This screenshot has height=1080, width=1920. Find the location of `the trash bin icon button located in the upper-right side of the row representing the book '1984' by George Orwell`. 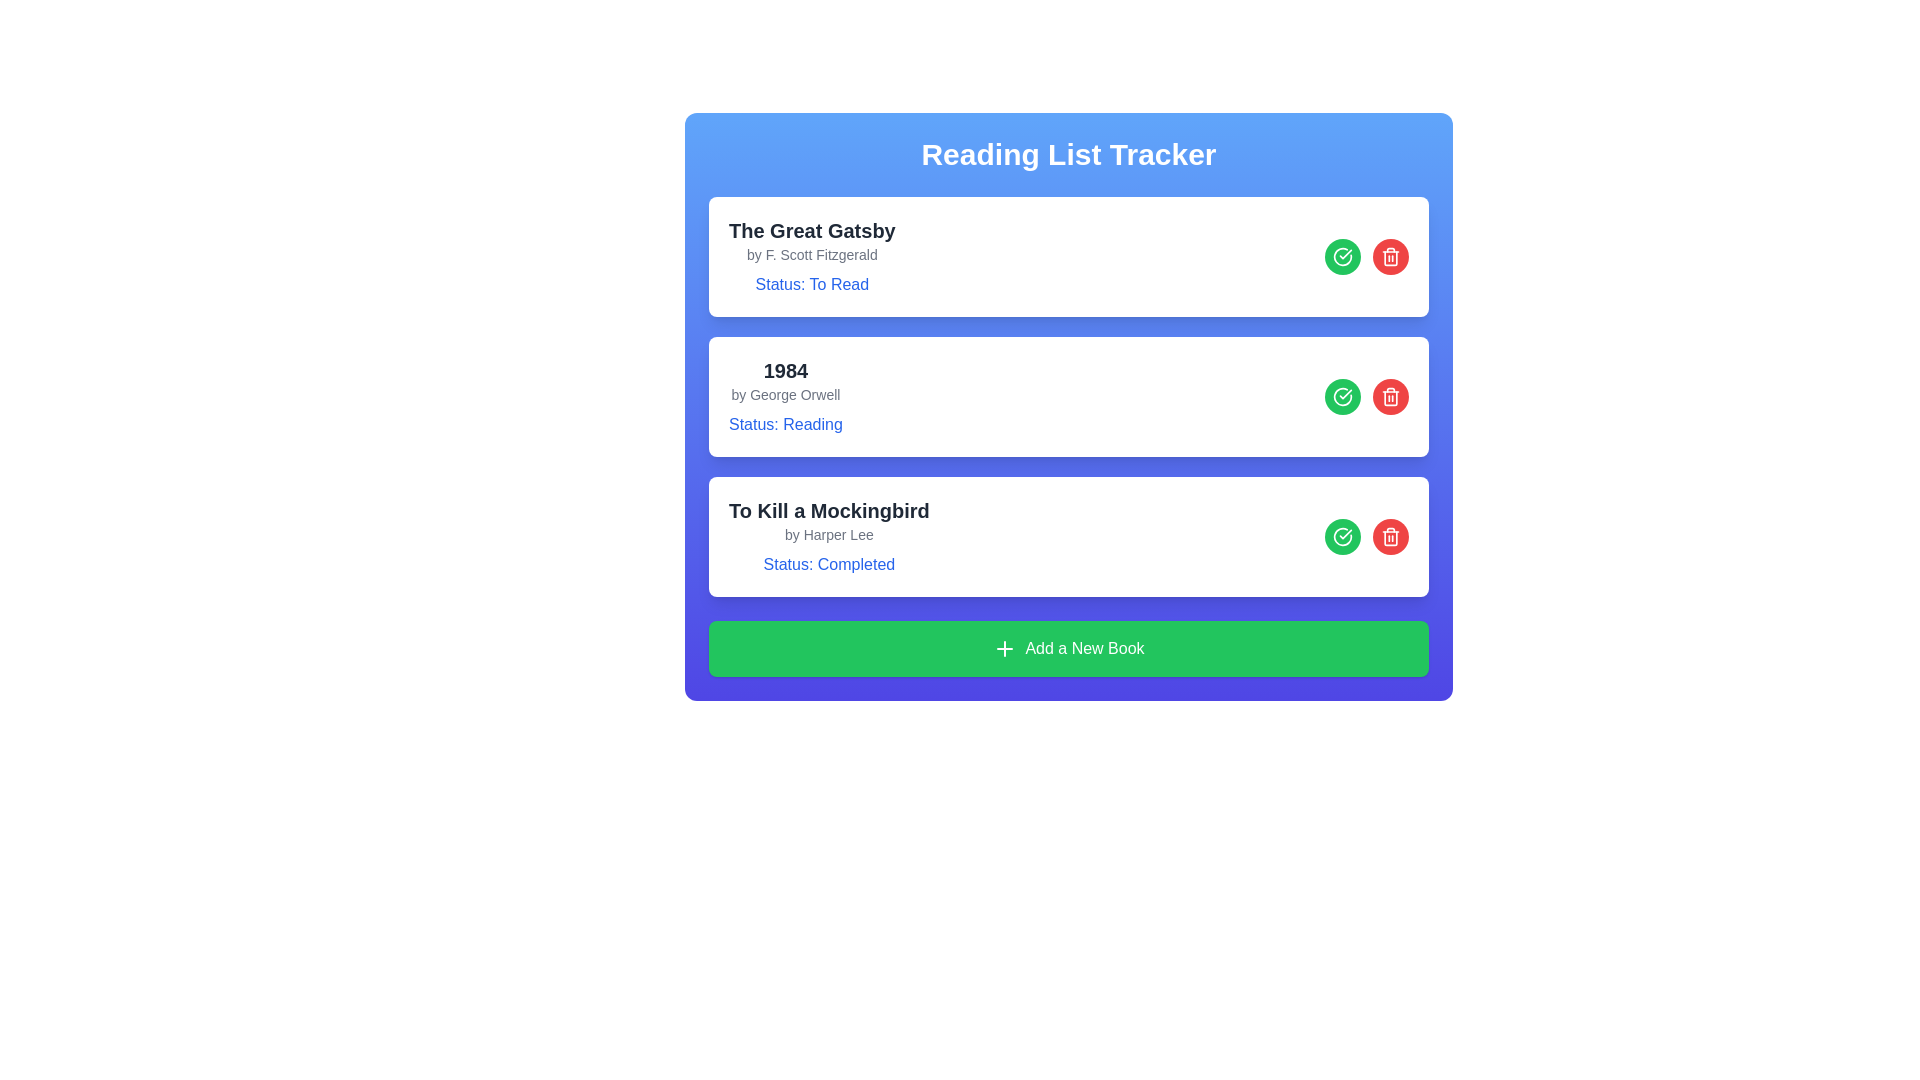

the trash bin icon button located in the upper-right side of the row representing the book '1984' by George Orwell is located at coordinates (1390, 397).